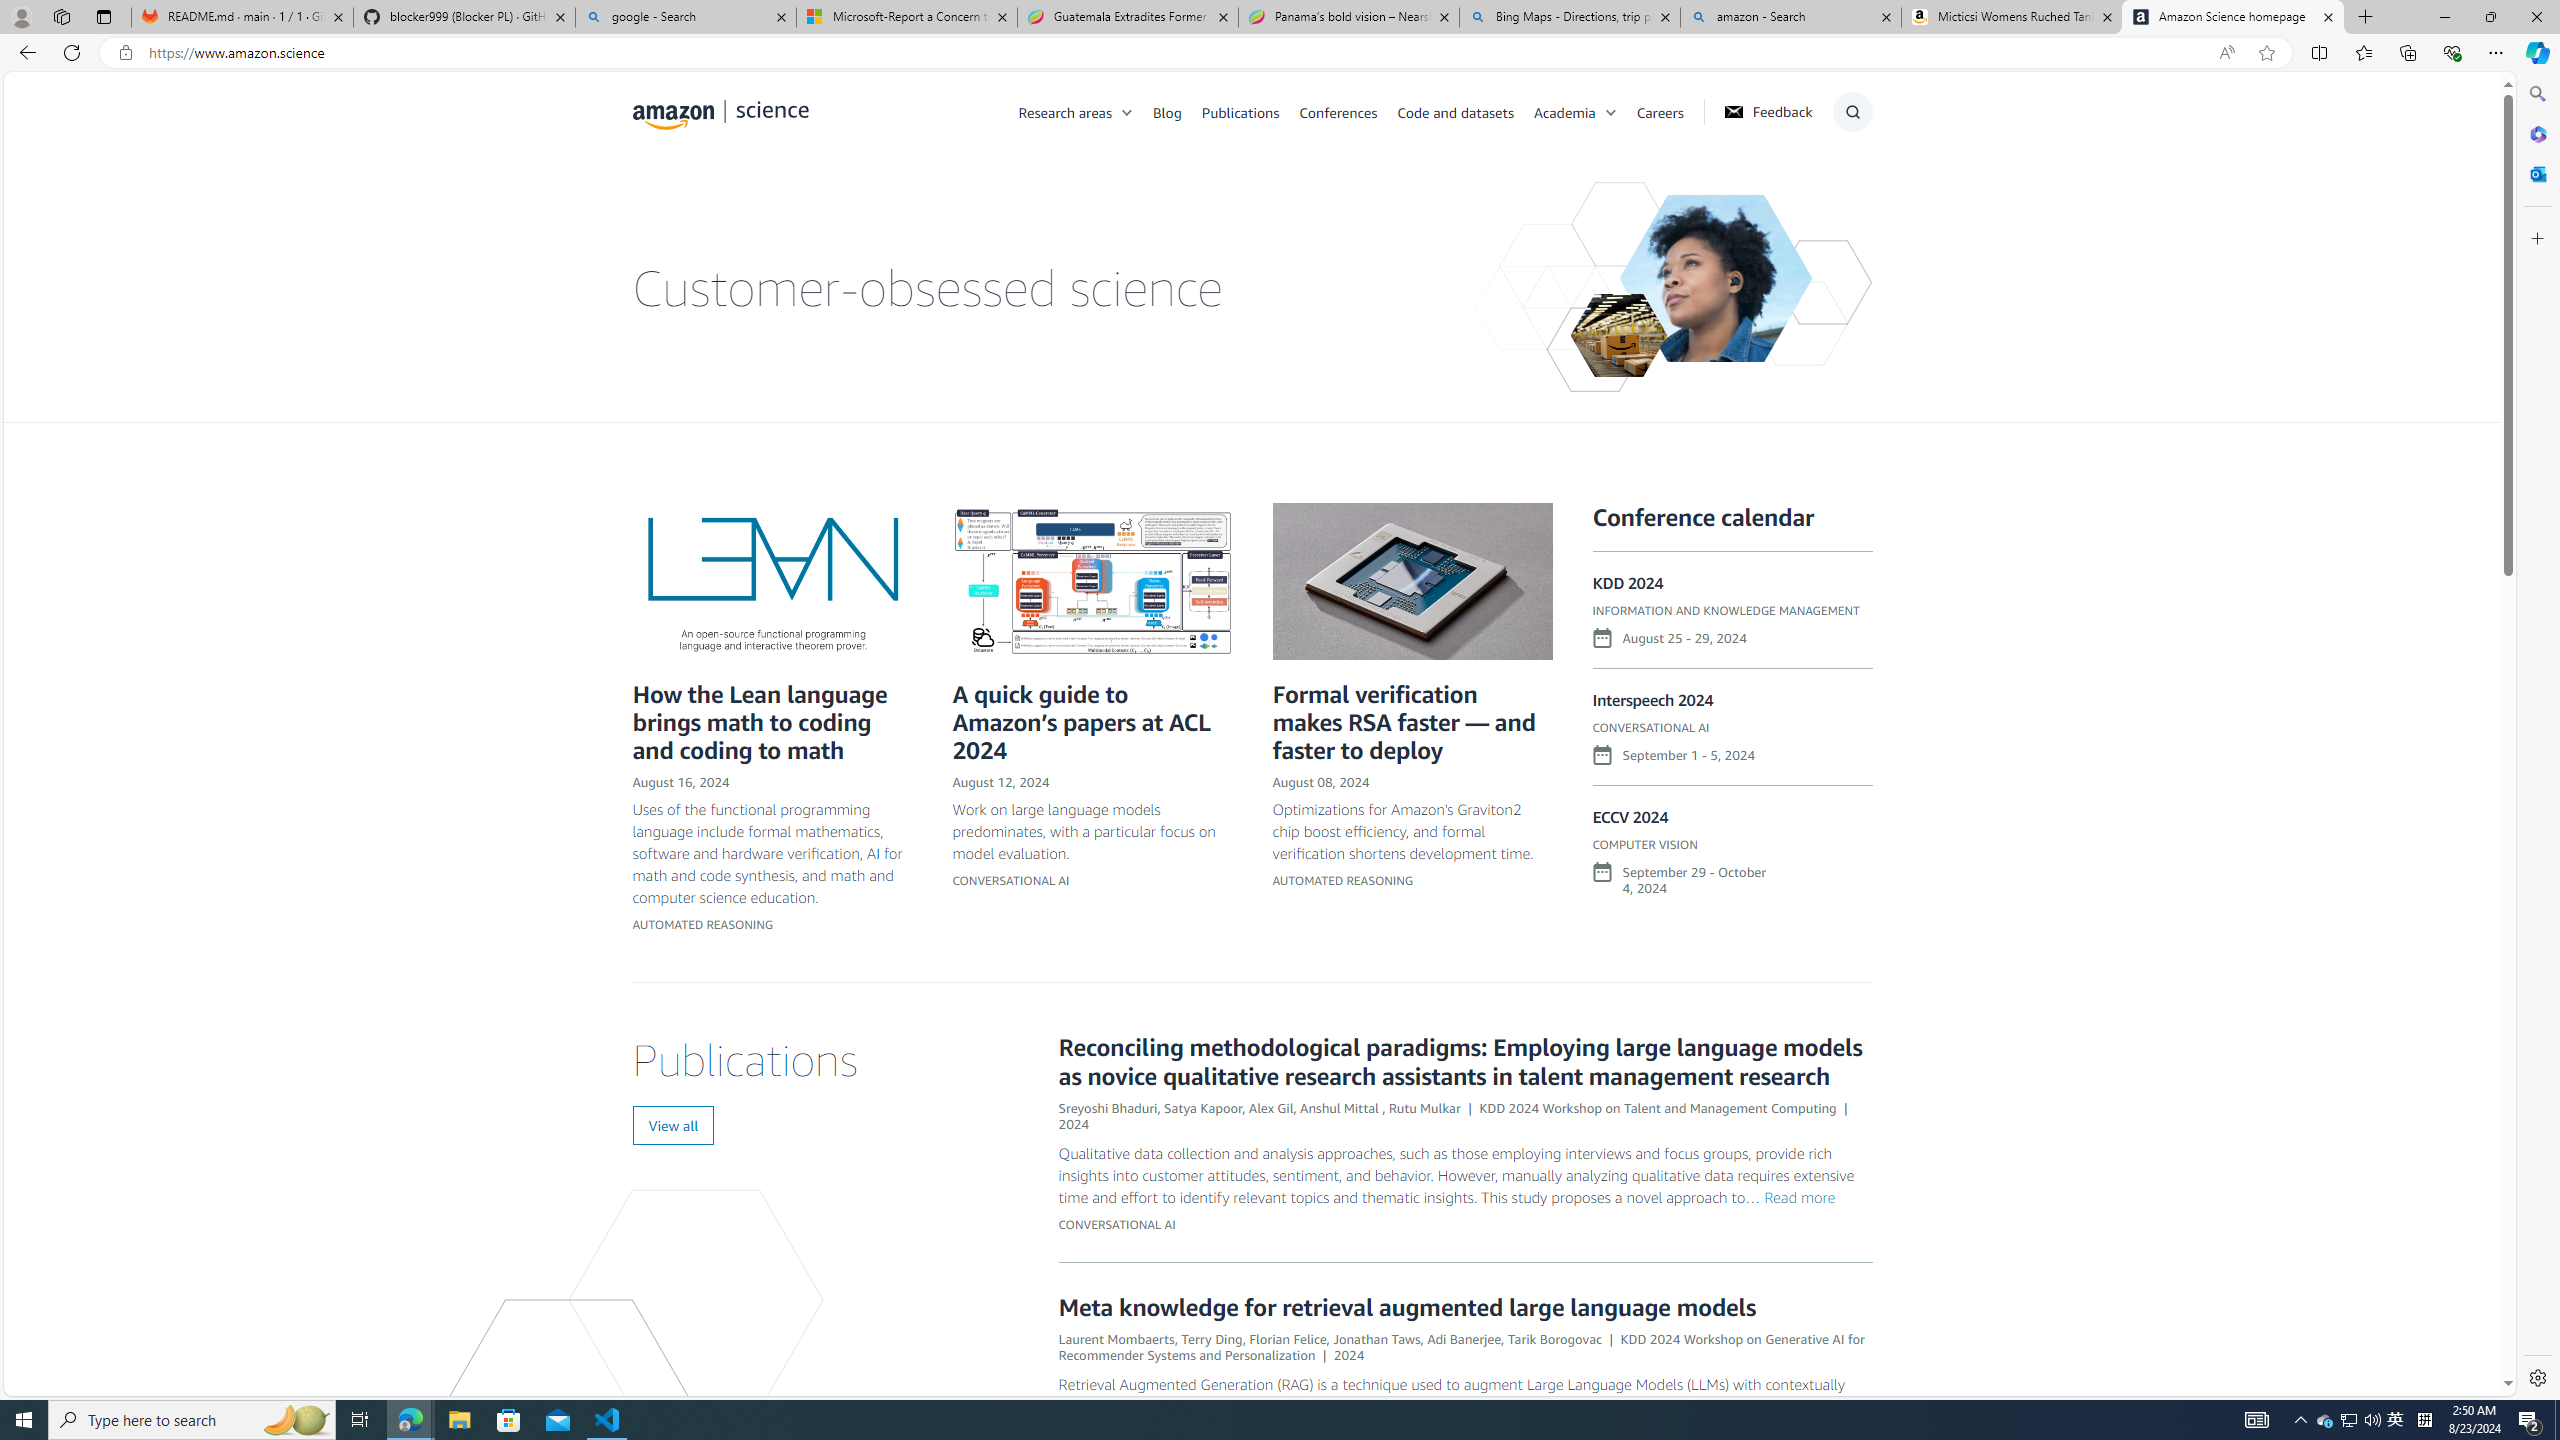  I want to click on 'Publications', so click(1239, 111).